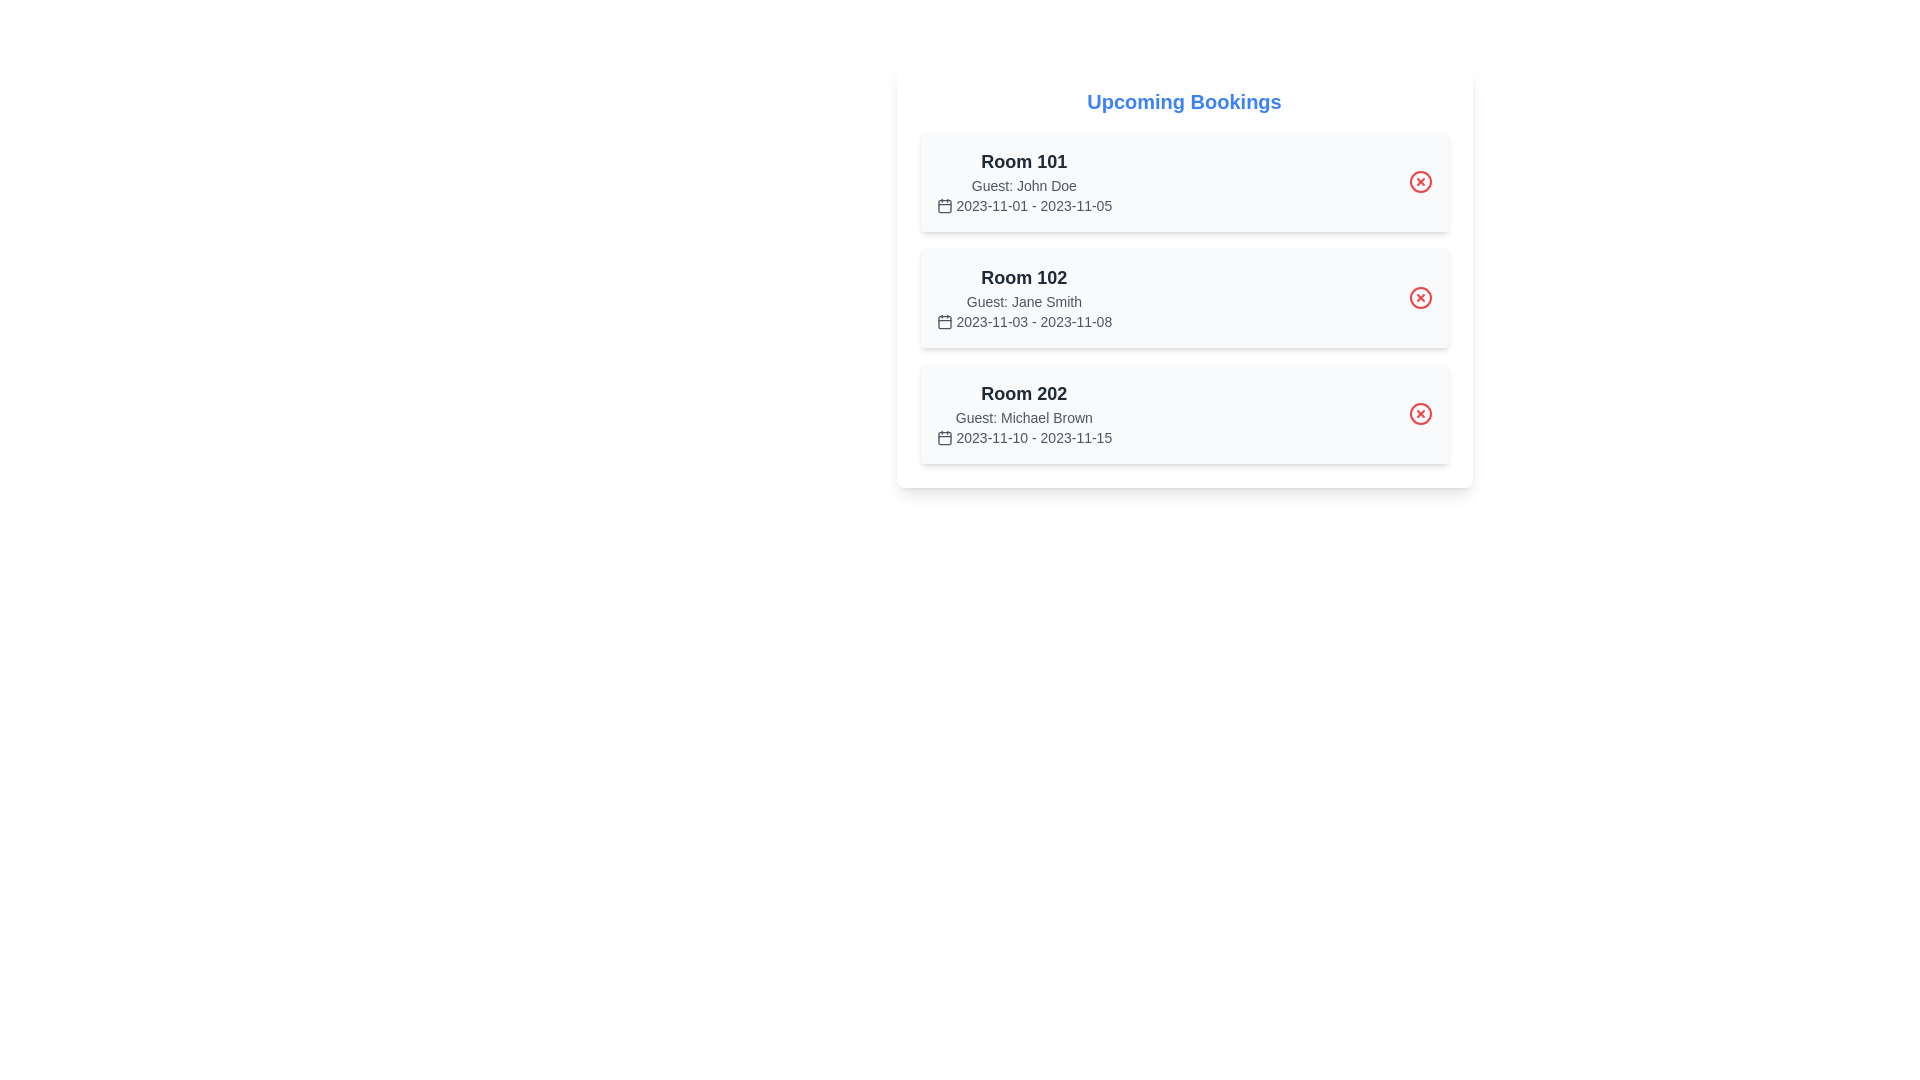  Describe the element at coordinates (1419, 181) in the screenshot. I see `the interactive icon at the top-right corner of the booking for 'Room 101'` at that location.